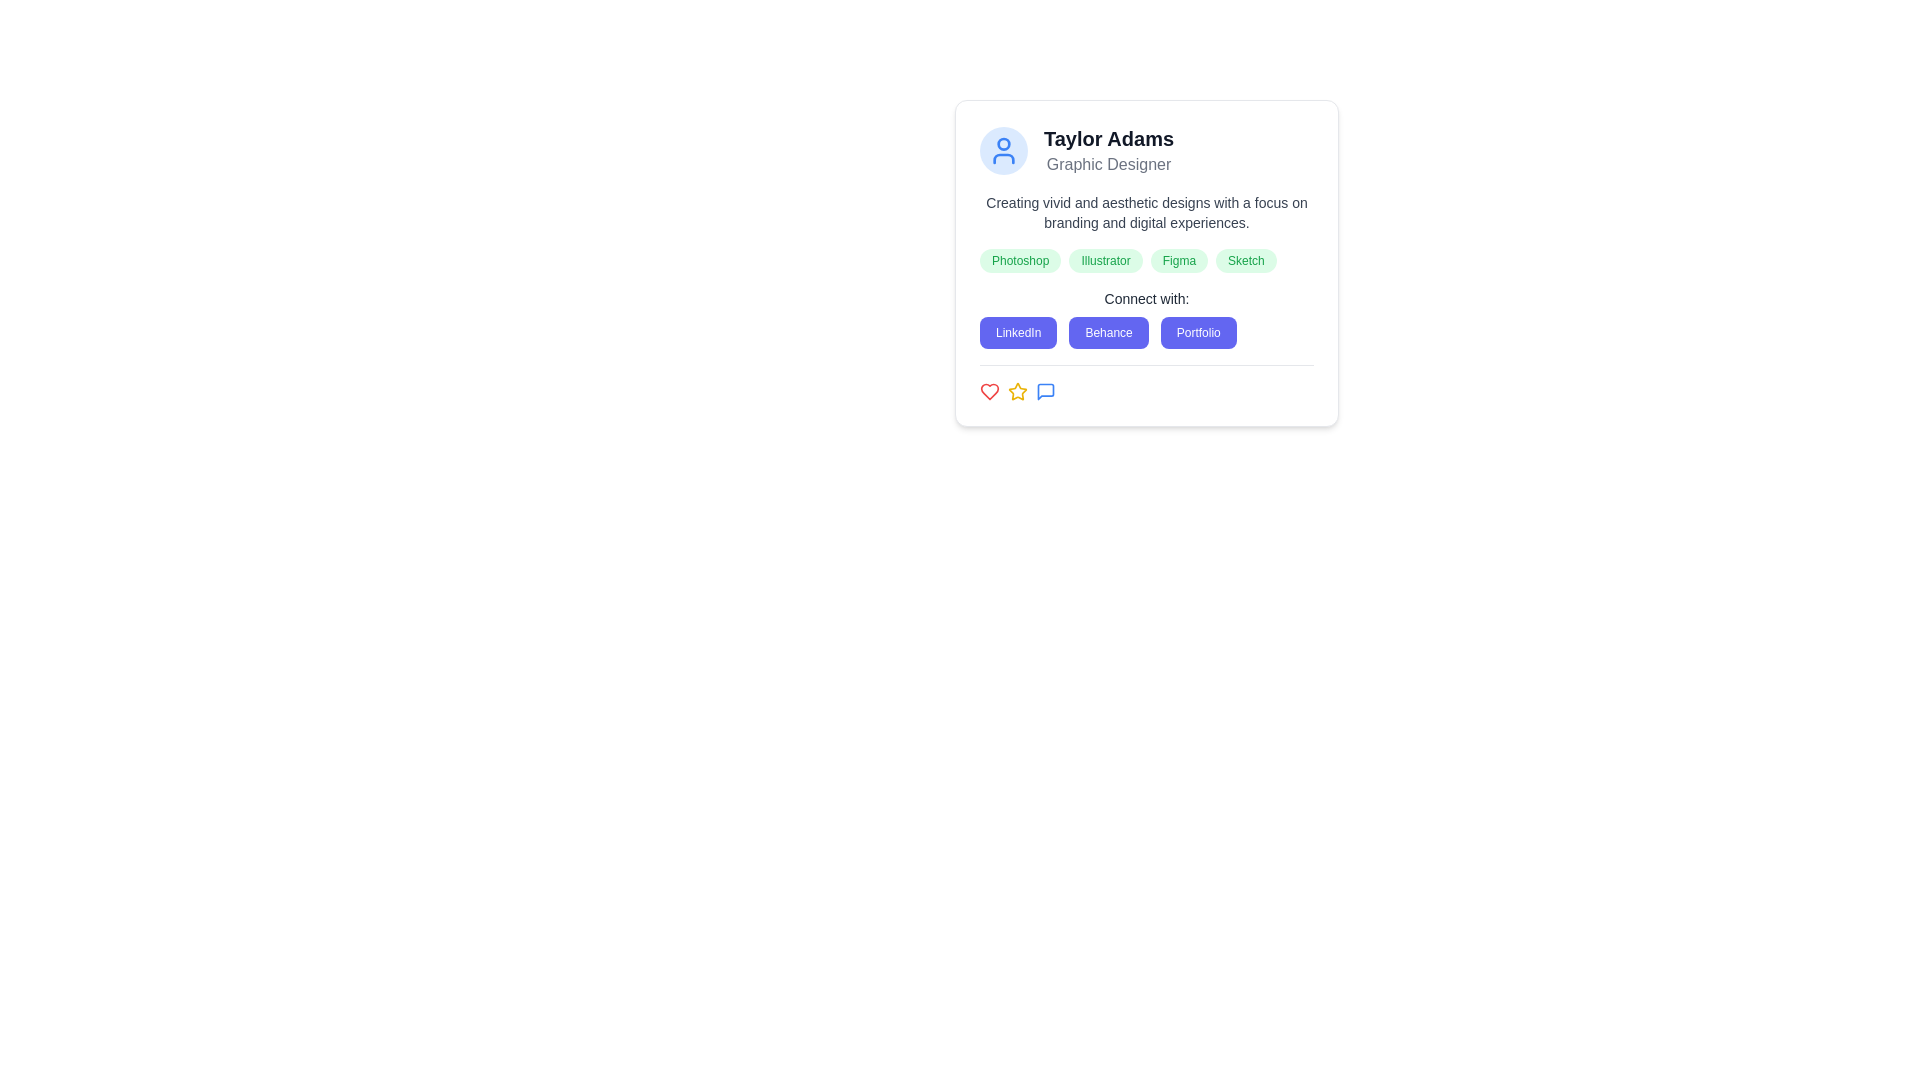 Image resolution: width=1920 pixels, height=1080 pixels. What do you see at coordinates (1245, 260) in the screenshot?
I see `the non-interactive label indicating the skill or tool 'Sketch', which is the fourth item in a horizontal list of labels located below the descriptive text 'Creating vivid and aesthetic designs...'` at bounding box center [1245, 260].